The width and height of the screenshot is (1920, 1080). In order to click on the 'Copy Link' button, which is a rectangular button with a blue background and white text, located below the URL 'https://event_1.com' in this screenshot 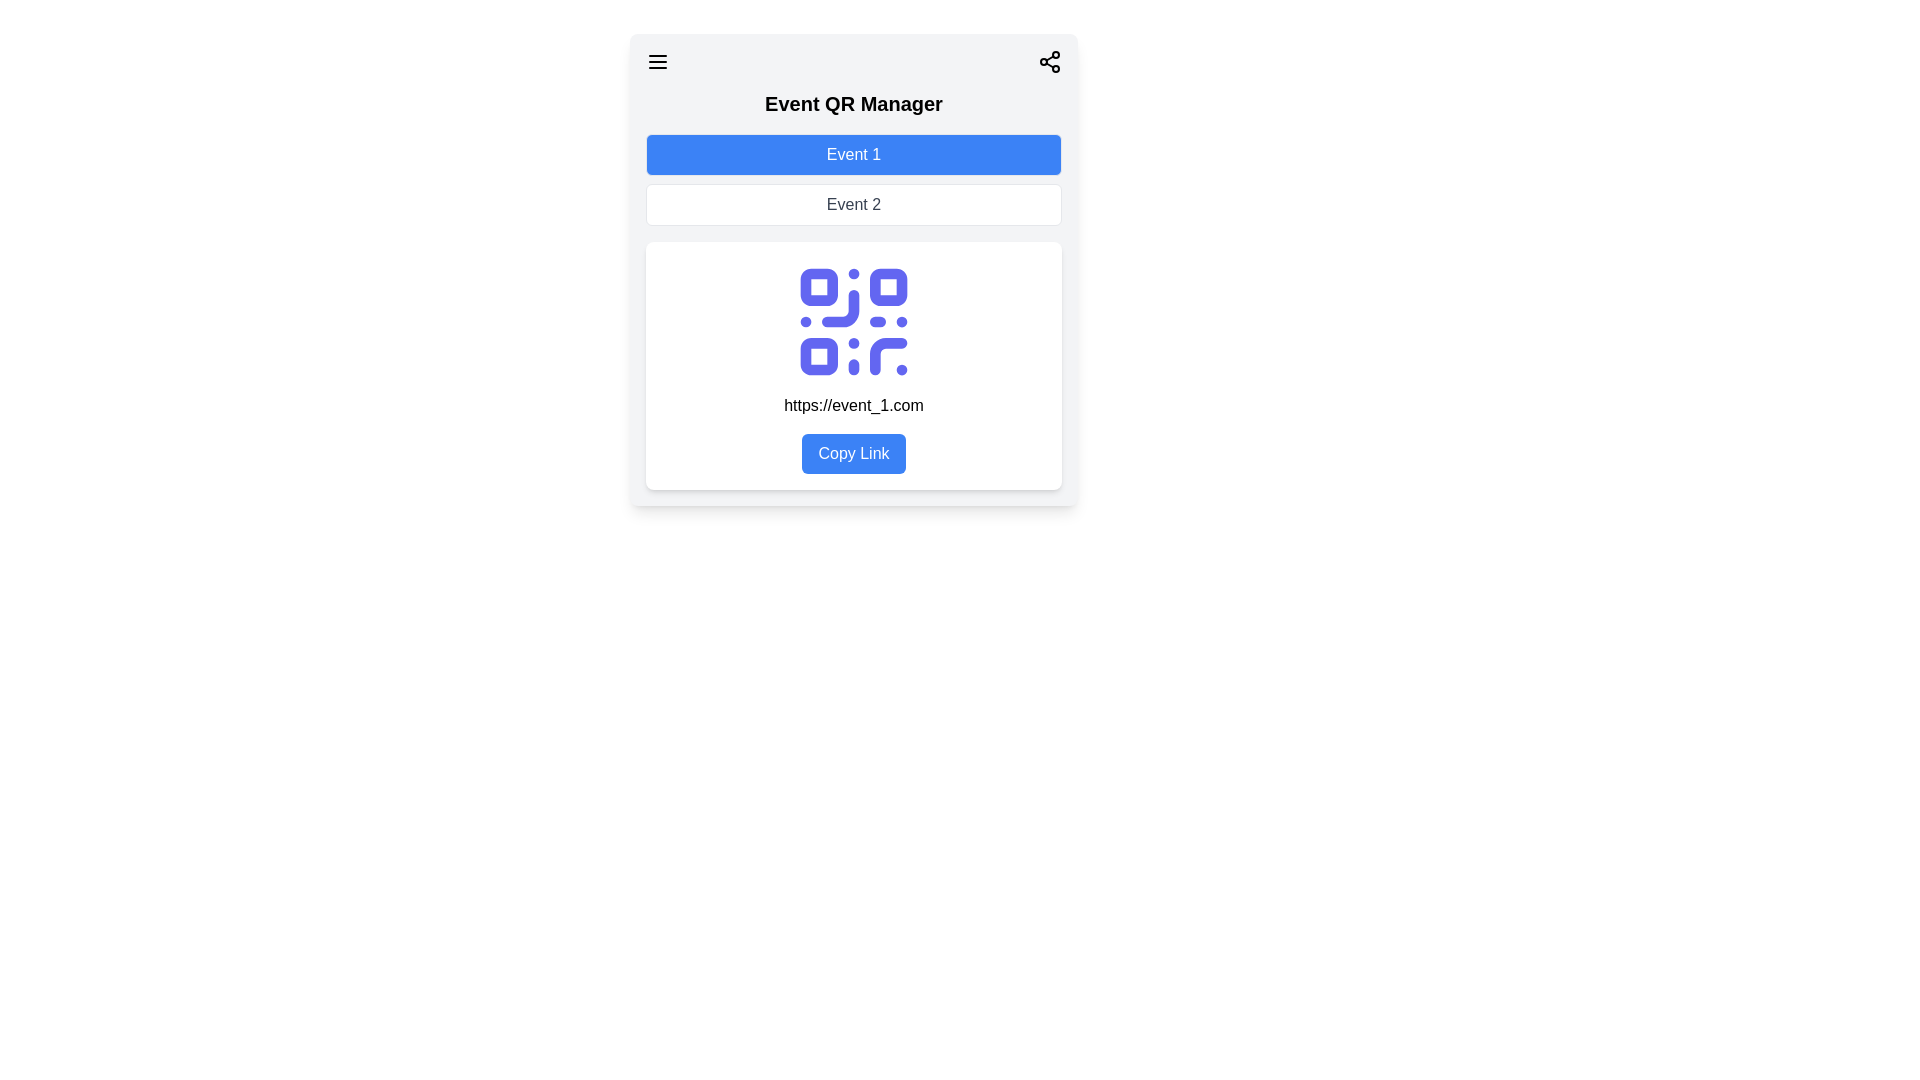, I will do `click(854, 454)`.